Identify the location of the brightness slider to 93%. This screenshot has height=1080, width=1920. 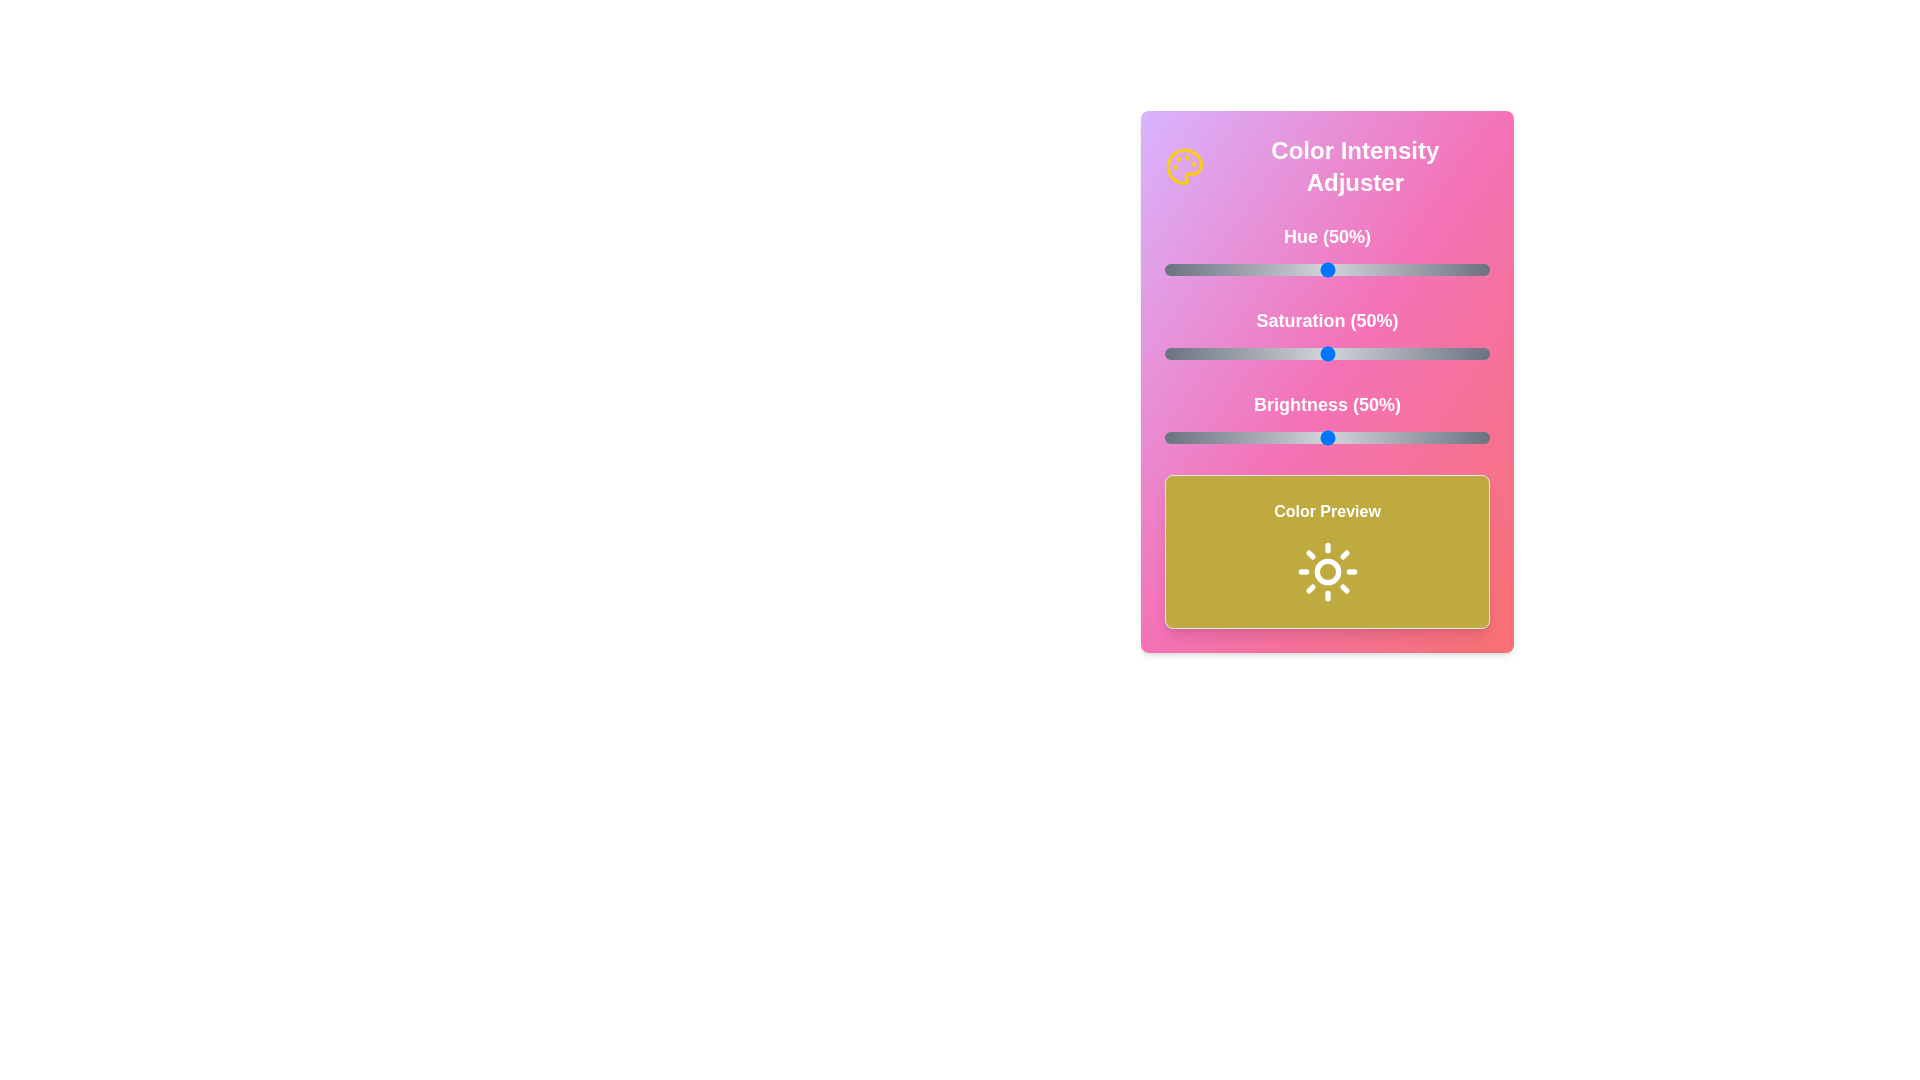
(1467, 437).